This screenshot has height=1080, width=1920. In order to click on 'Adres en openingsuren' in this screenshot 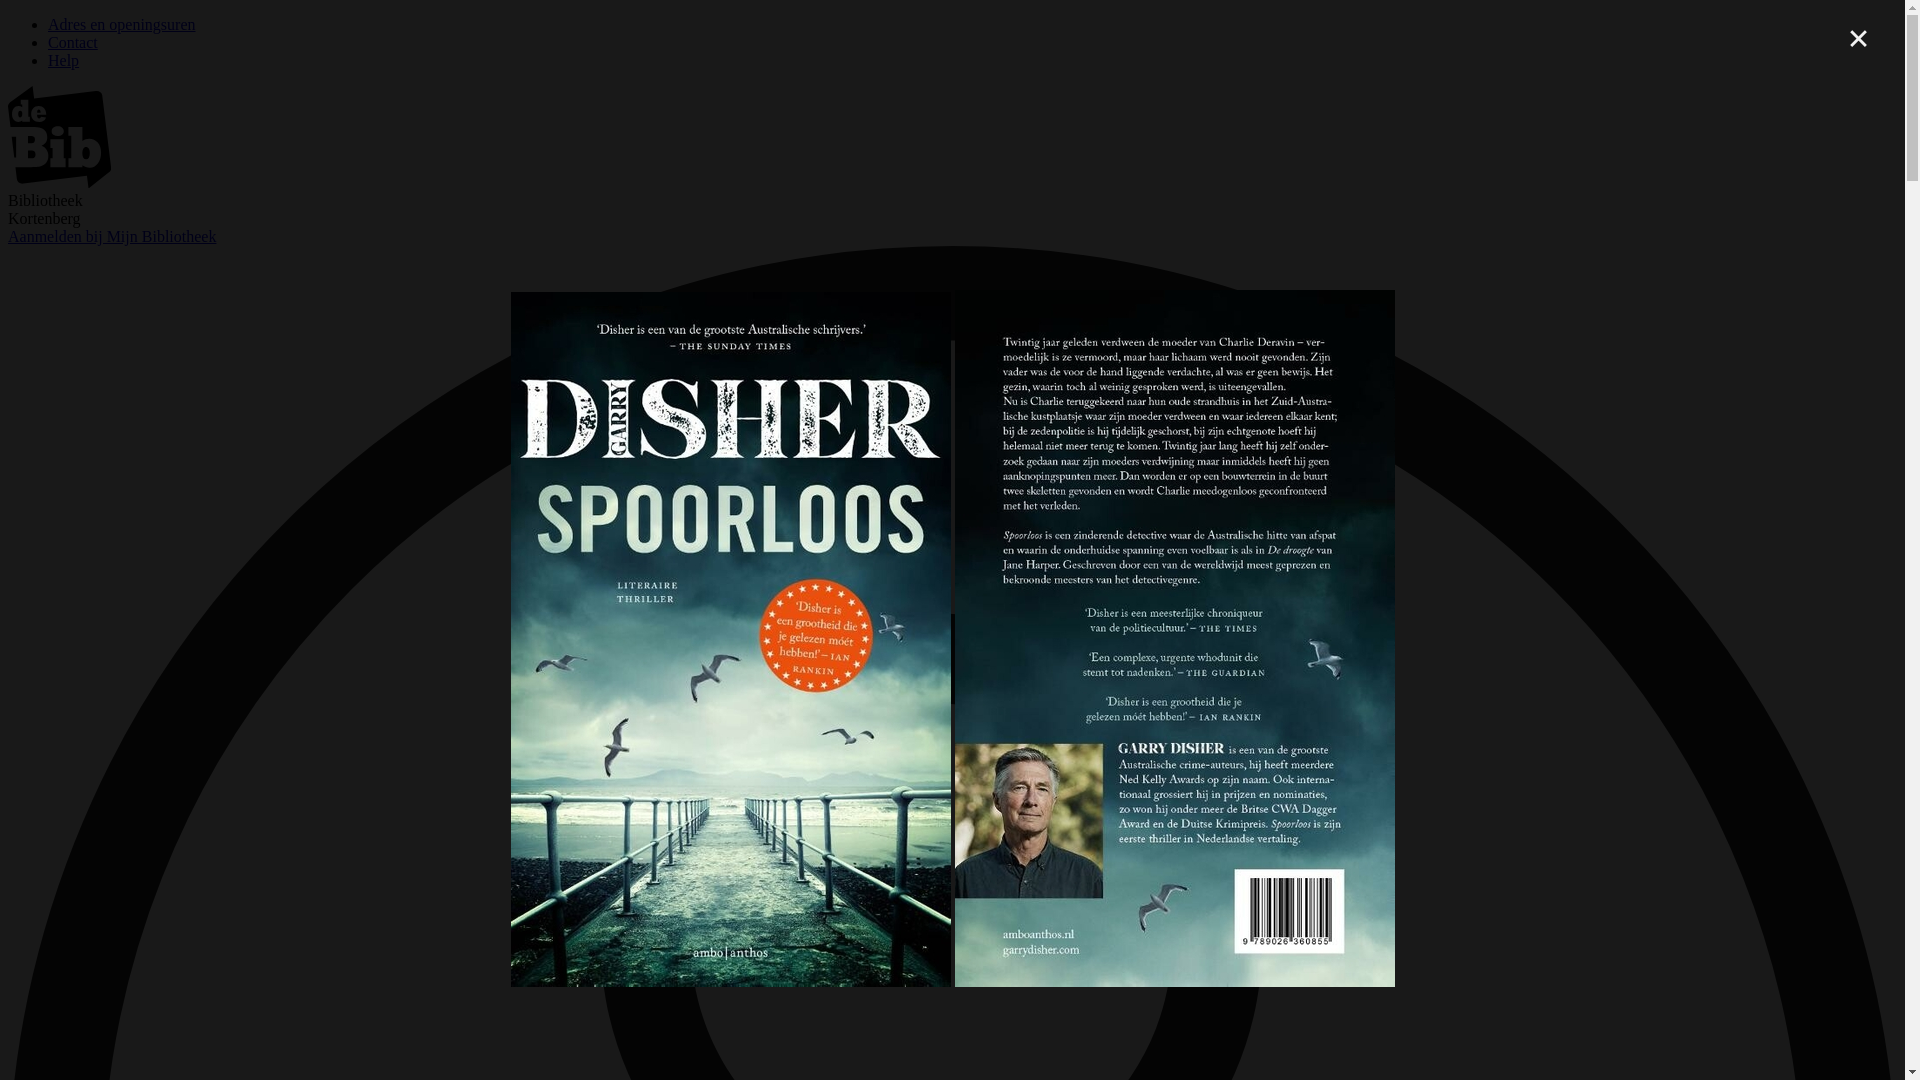, I will do `click(120, 24)`.